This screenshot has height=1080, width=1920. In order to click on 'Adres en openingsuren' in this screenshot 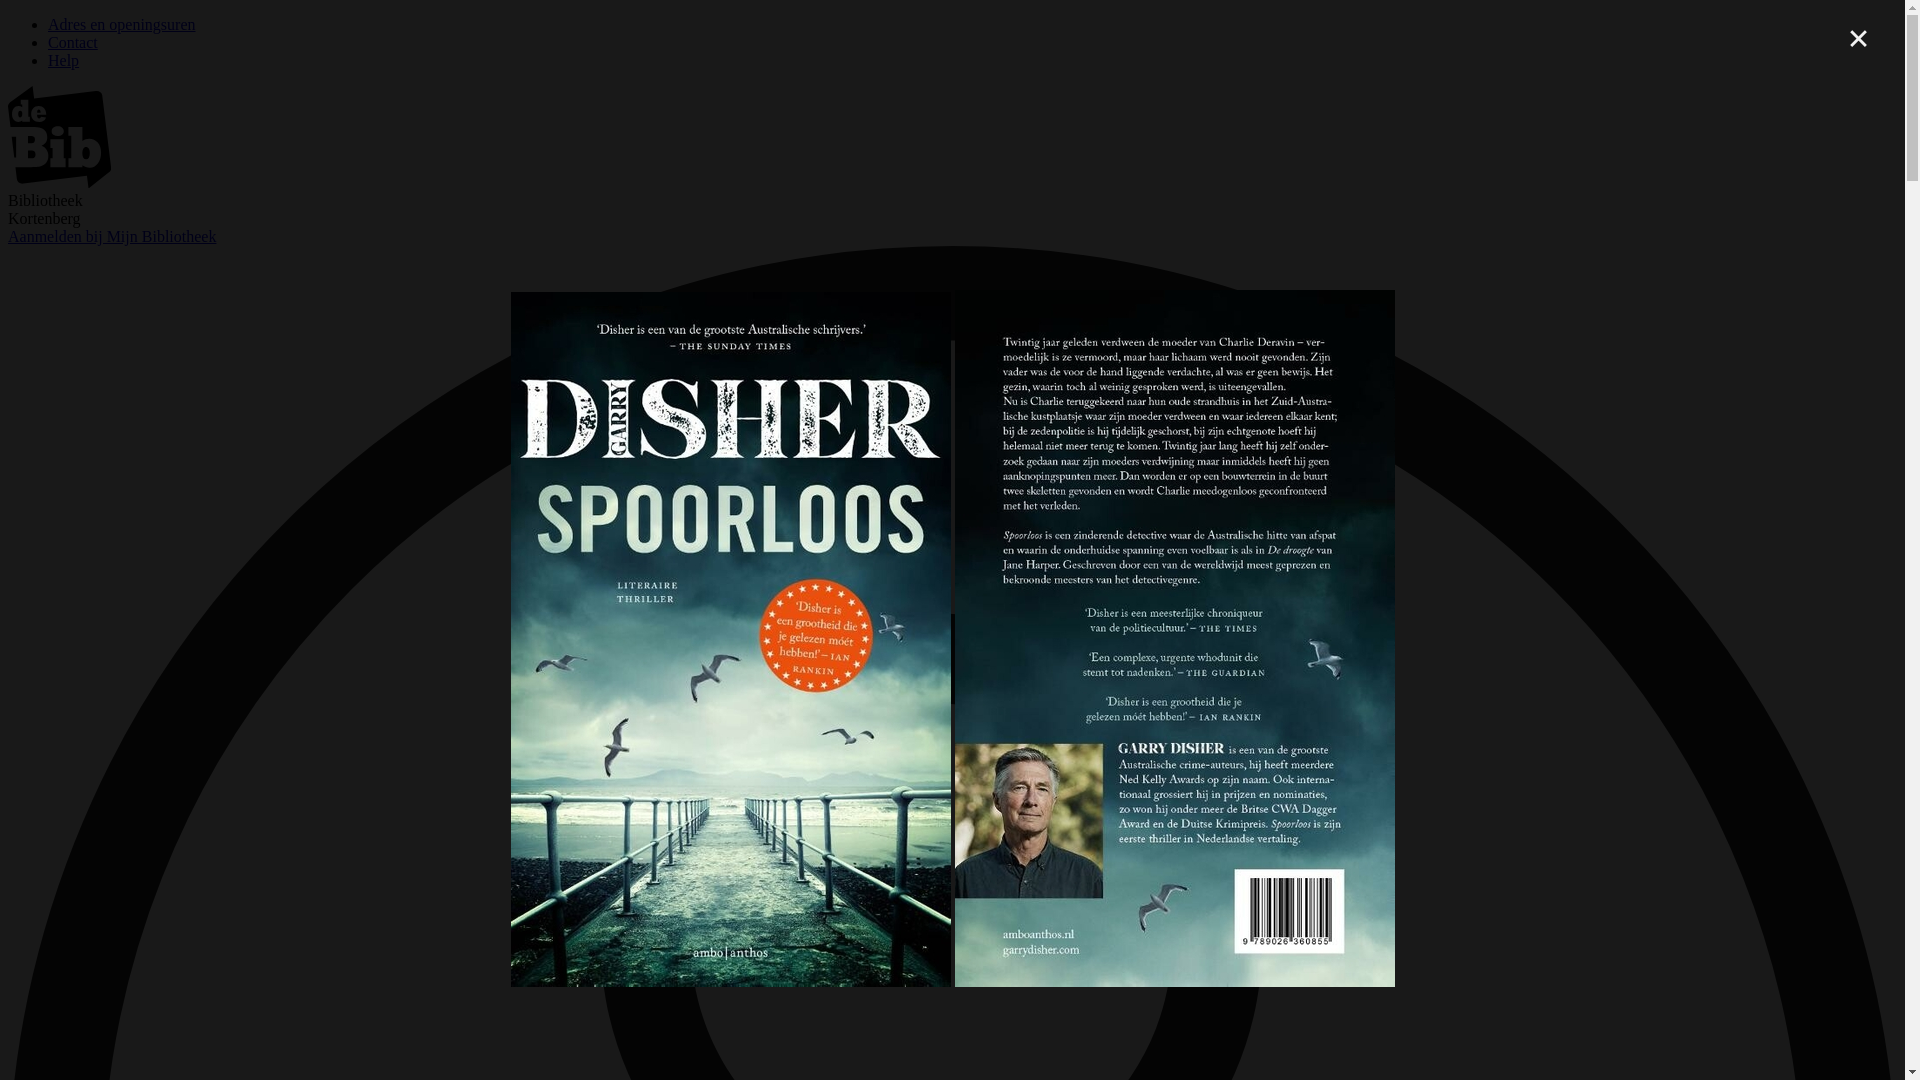, I will do `click(120, 24)`.